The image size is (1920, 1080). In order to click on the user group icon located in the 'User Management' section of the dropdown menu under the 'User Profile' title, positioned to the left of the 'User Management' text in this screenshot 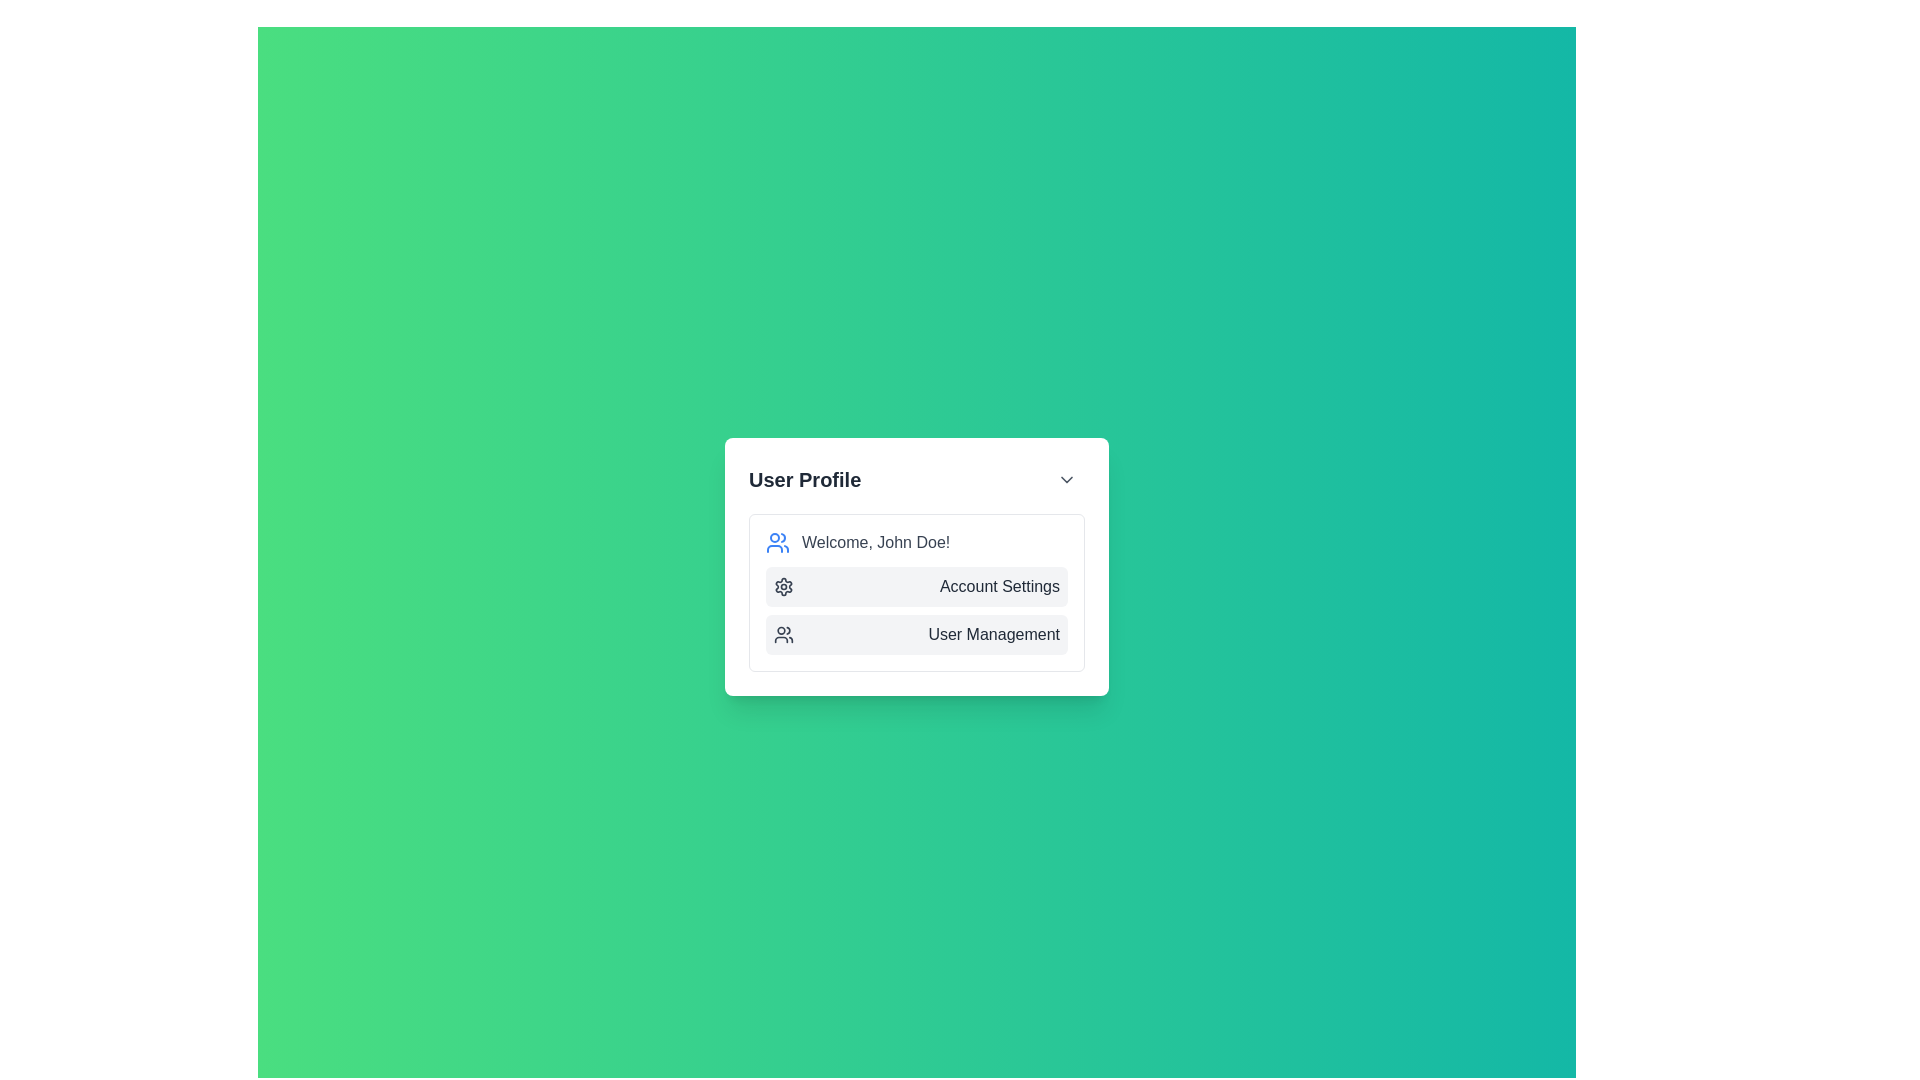, I will do `click(782, 635)`.